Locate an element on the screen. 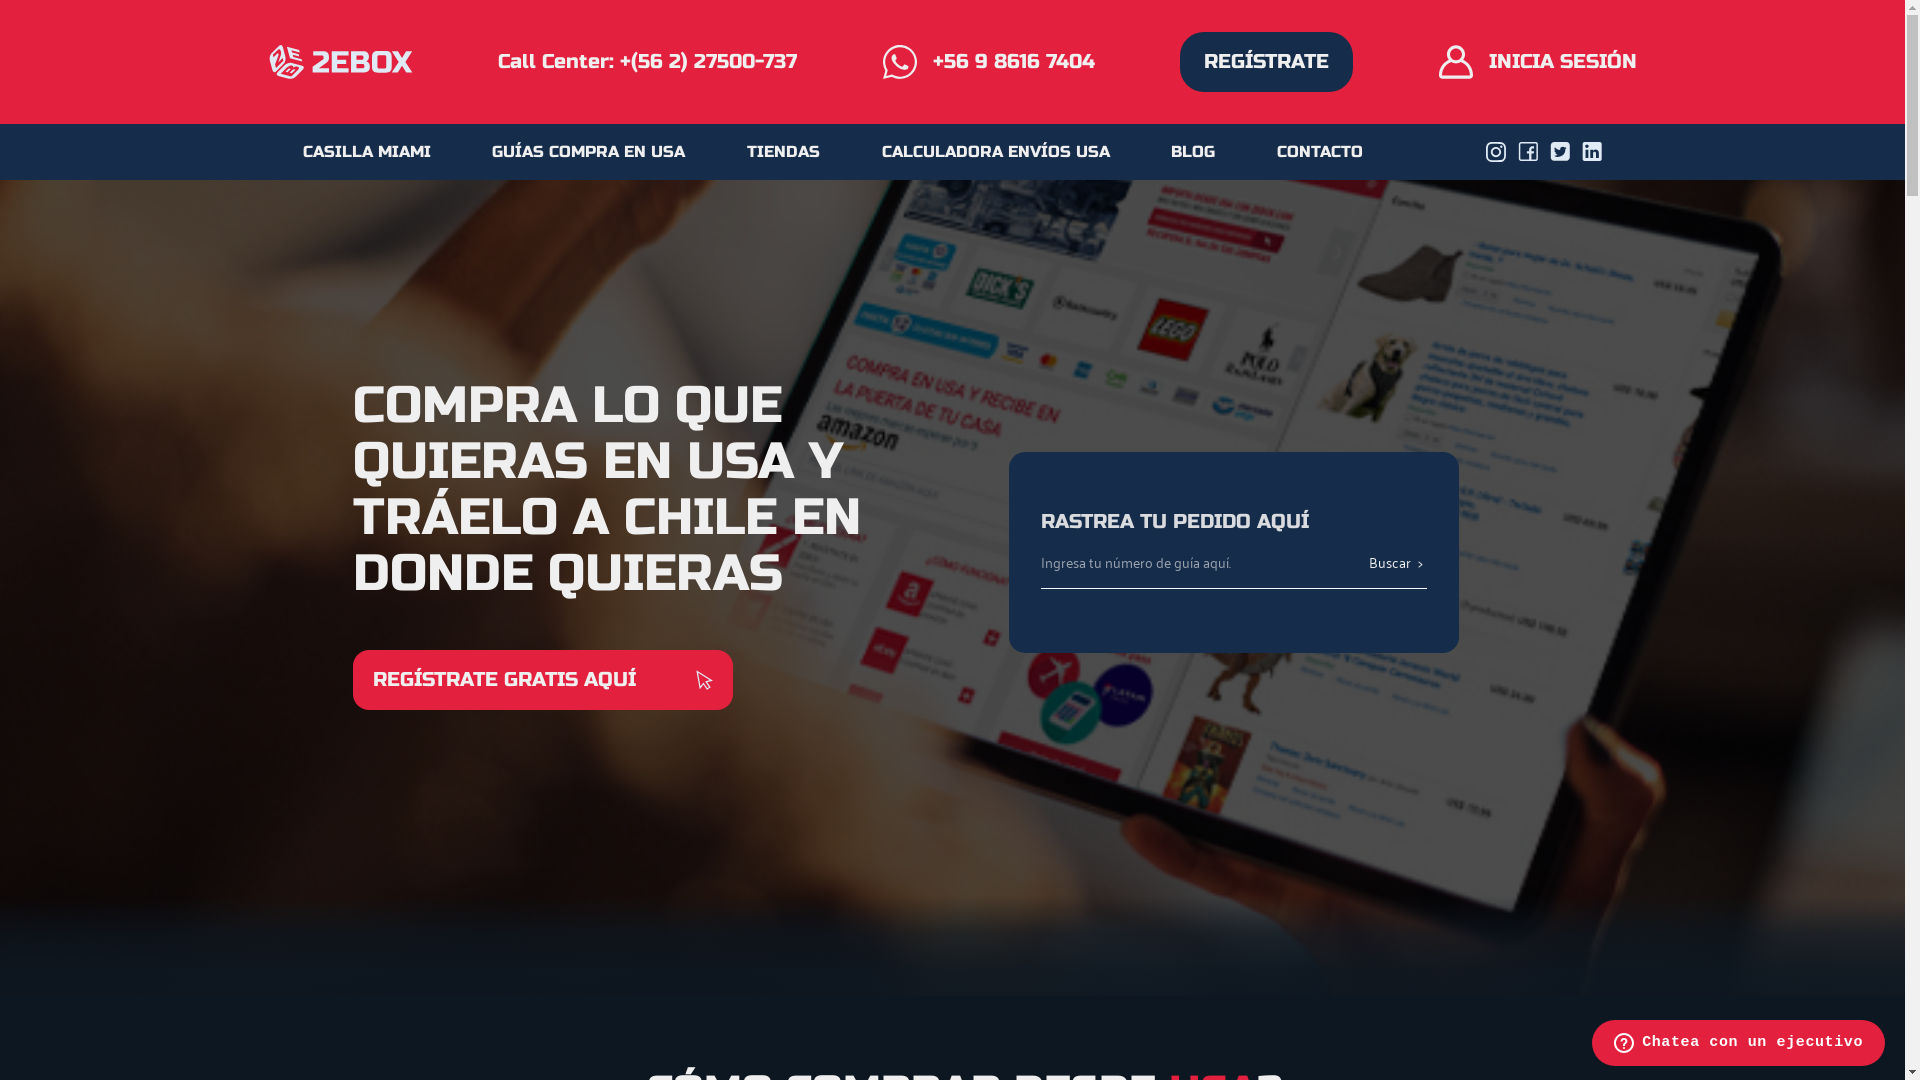  'twitter' is located at coordinates (1549, 150).